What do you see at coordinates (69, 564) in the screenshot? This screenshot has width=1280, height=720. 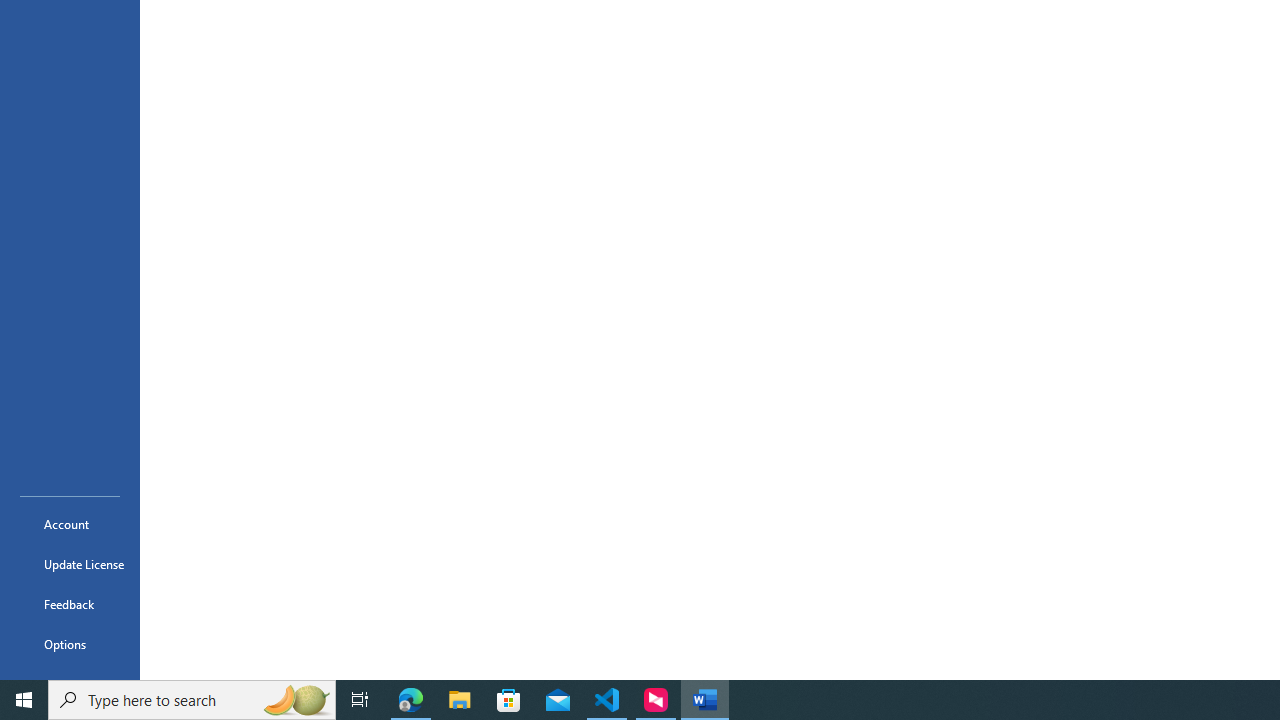 I see `'Update License'` at bounding box center [69, 564].